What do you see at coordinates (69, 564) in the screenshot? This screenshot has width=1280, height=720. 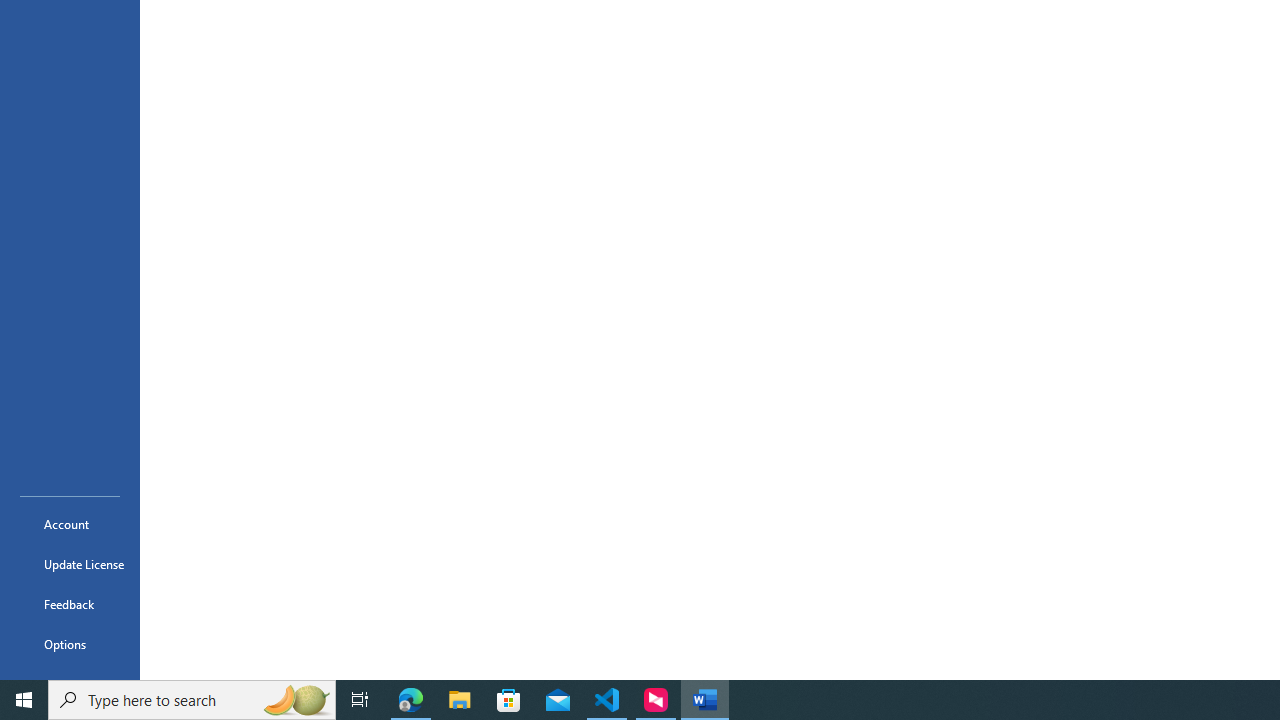 I see `'Update License'` at bounding box center [69, 564].